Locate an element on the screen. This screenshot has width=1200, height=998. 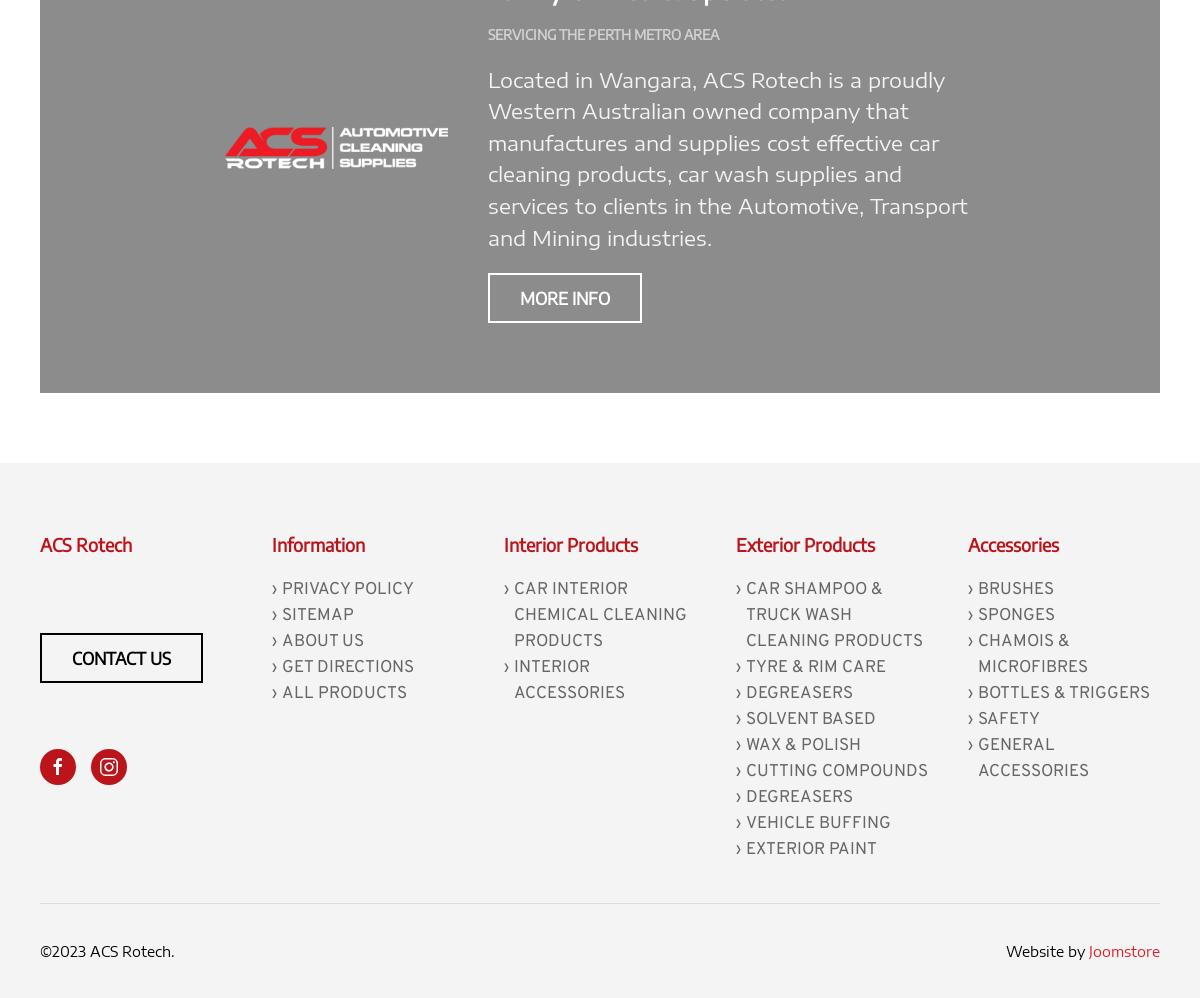
'Exterior Products' is located at coordinates (735, 544).